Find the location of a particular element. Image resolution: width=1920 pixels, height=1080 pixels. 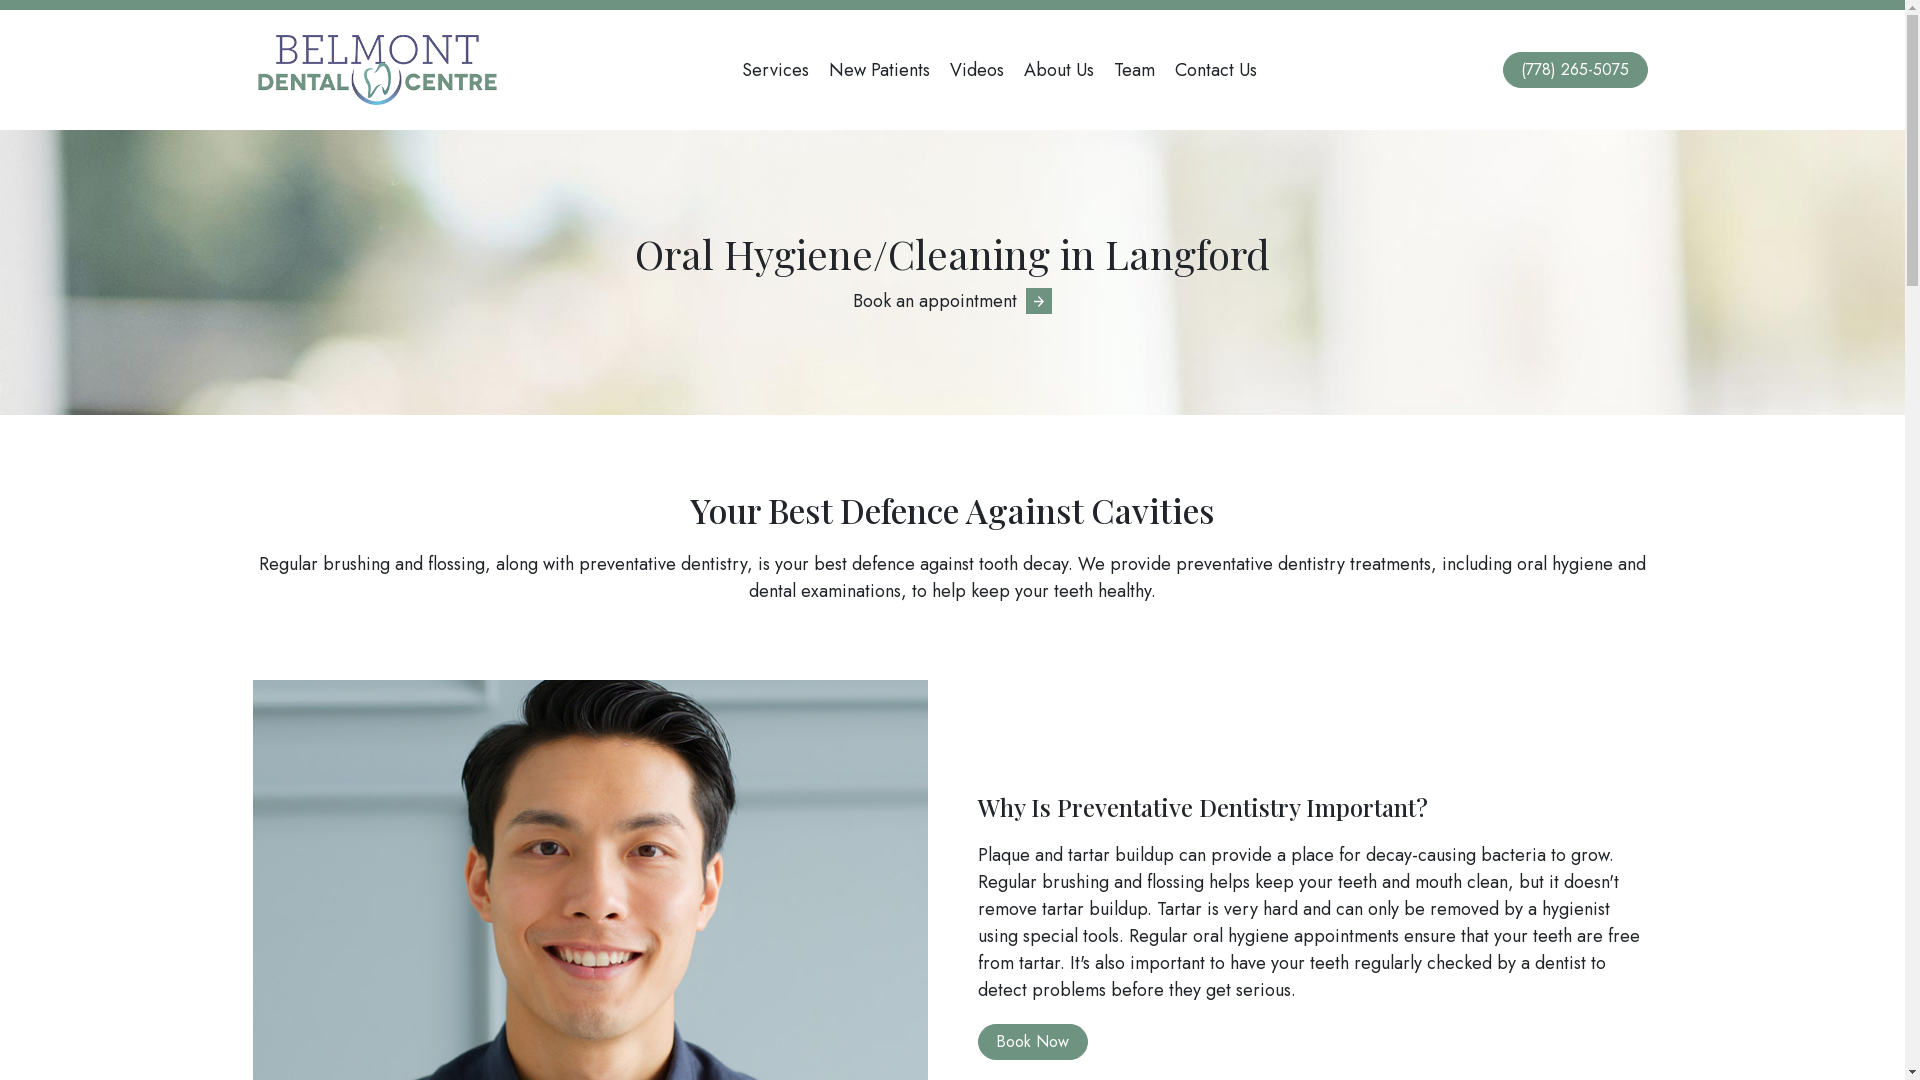

'About Us' is located at coordinates (1058, 69).